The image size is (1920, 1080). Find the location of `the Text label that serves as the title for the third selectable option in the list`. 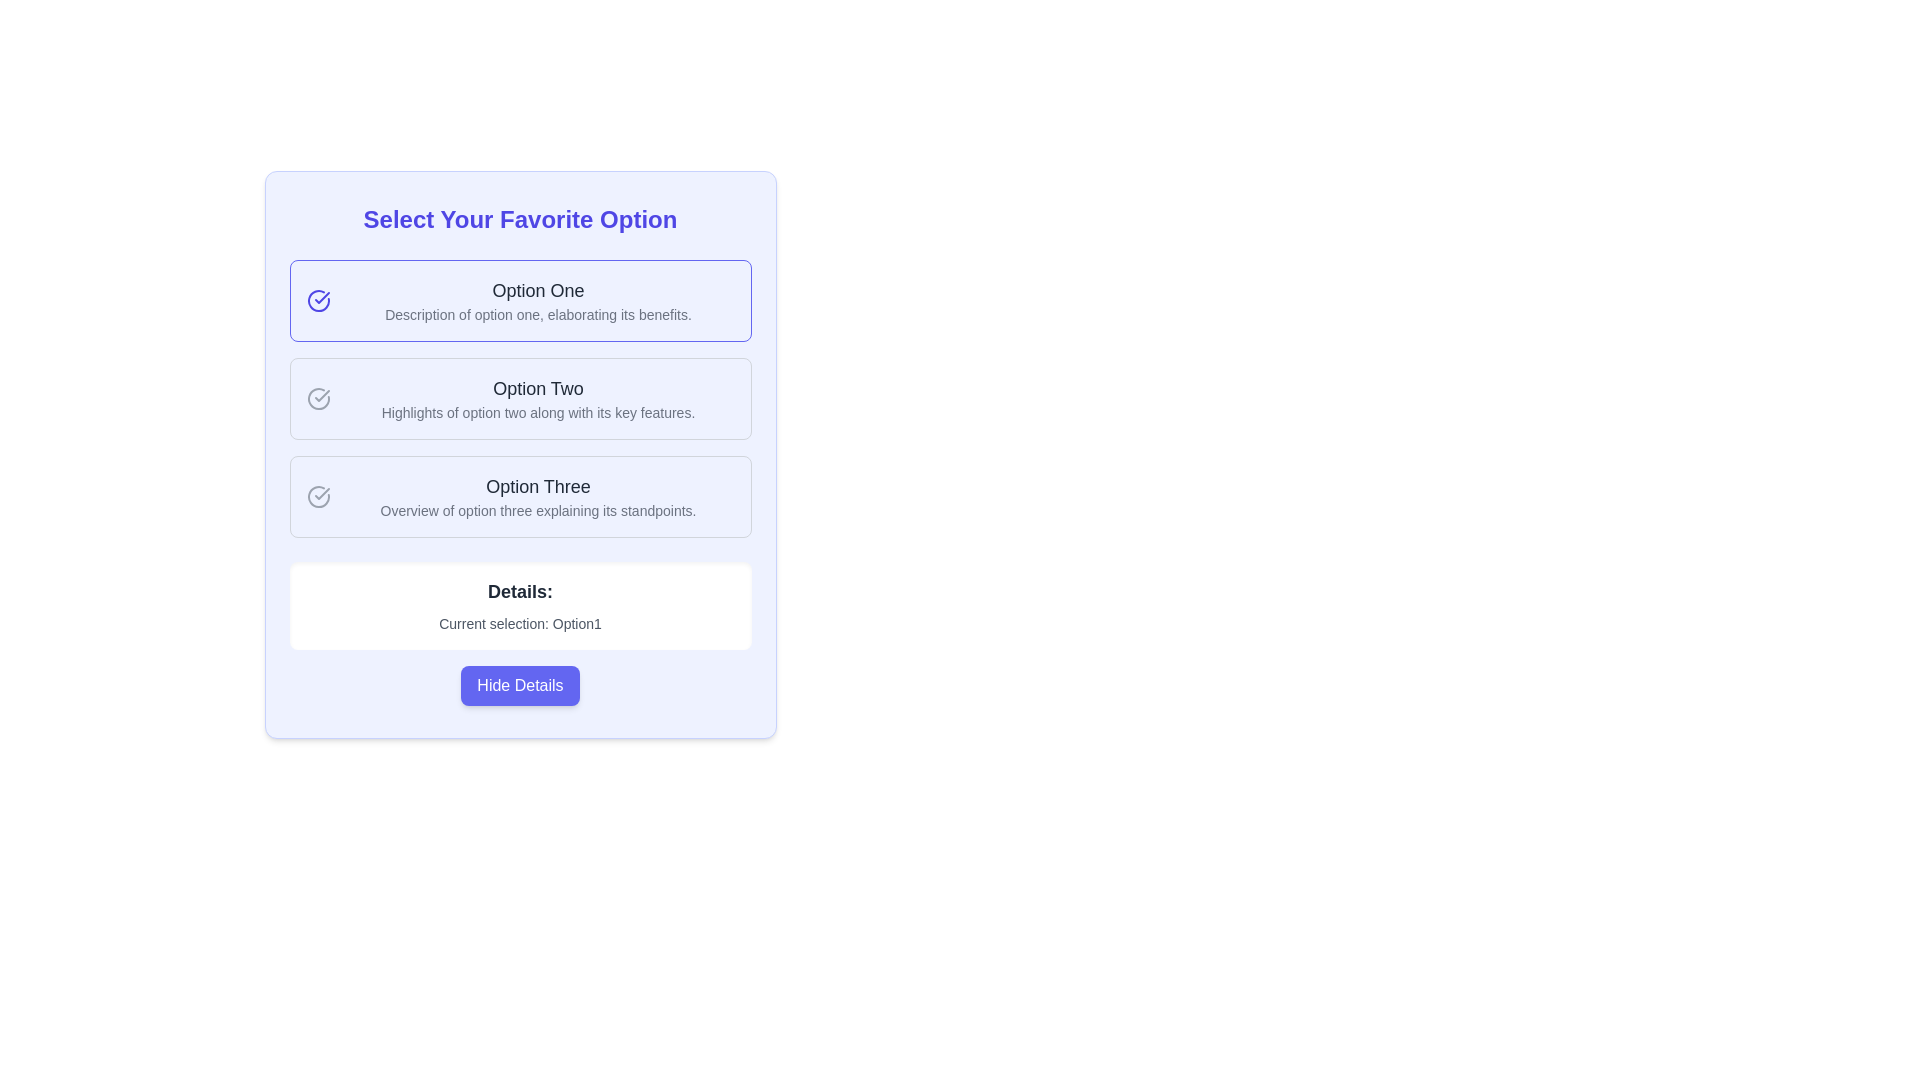

the Text label that serves as the title for the third selectable option in the list is located at coordinates (538, 486).